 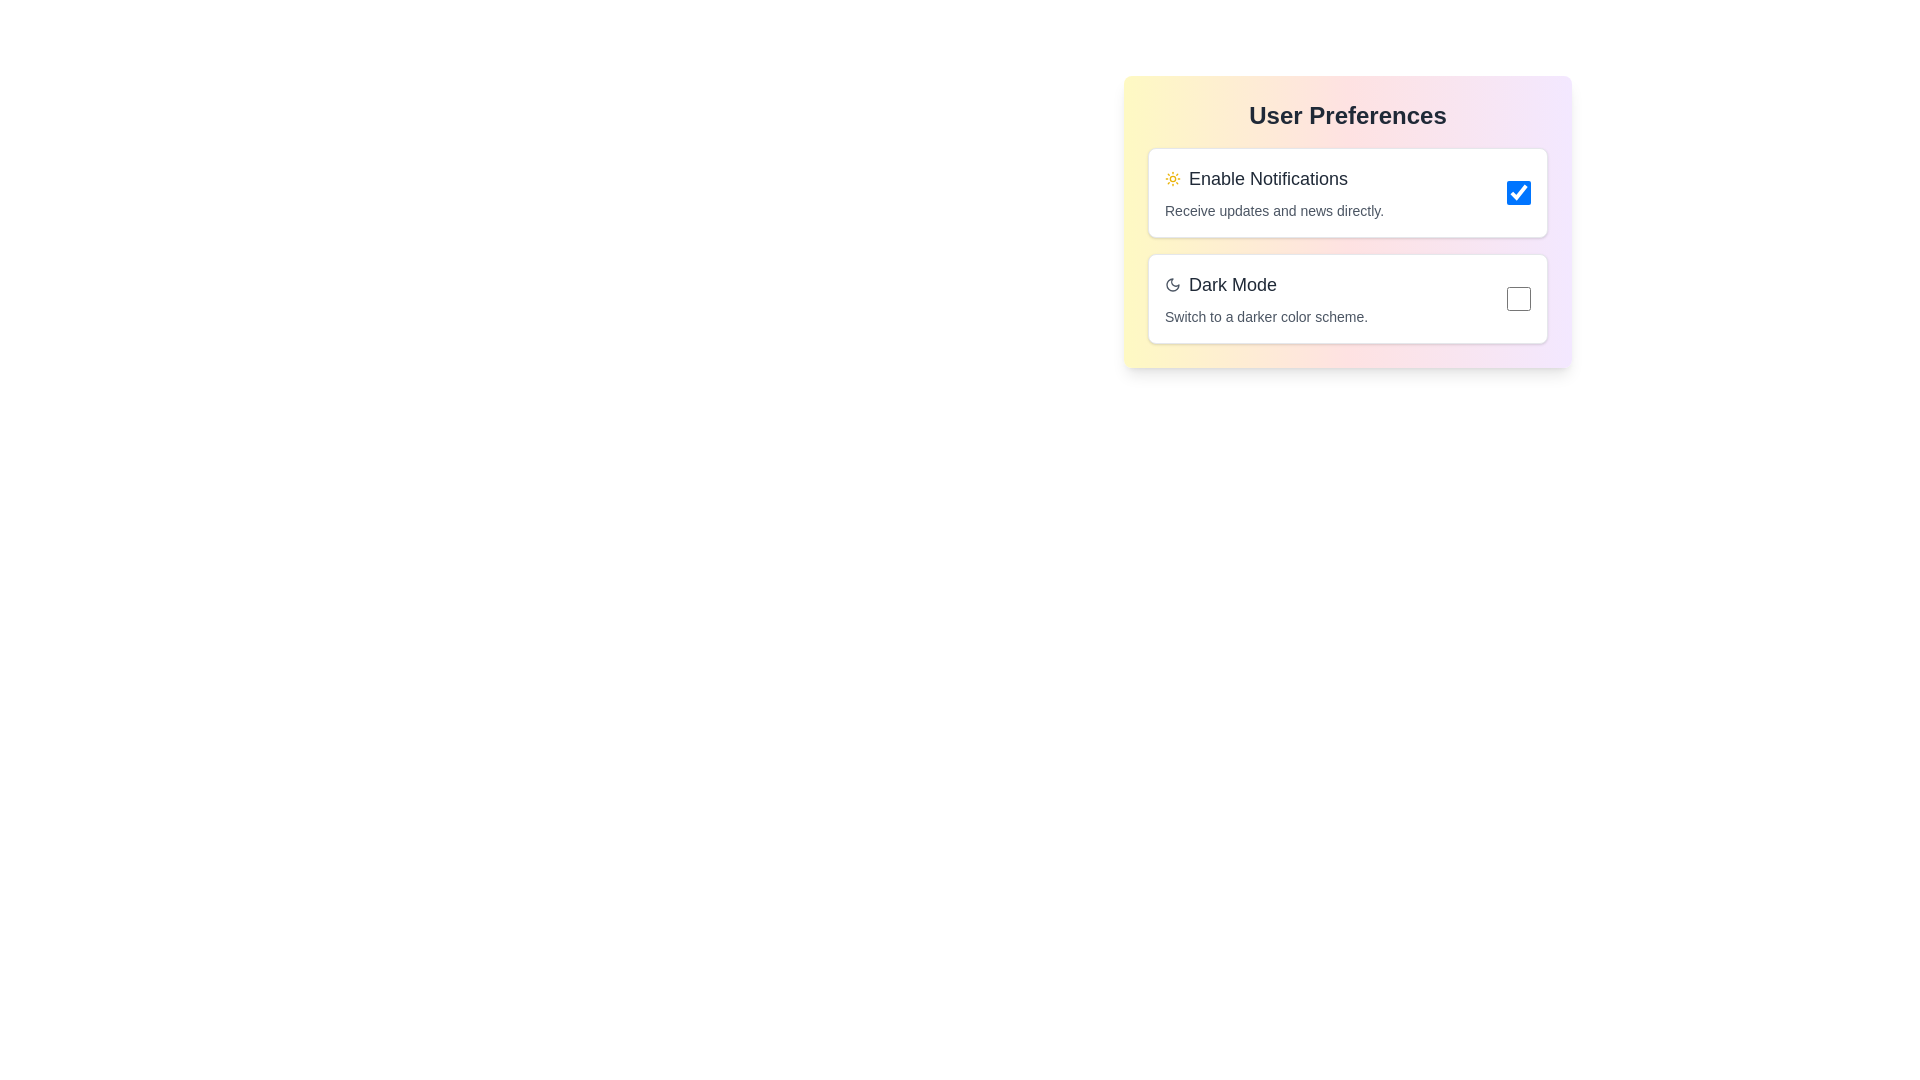 What do you see at coordinates (1348, 115) in the screenshot?
I see `the prominently displayed text label 'User Preferences', which is styled in a bold and large font with a dark gray color, located at the top of a card-like component with a gradient background` at bounding box center [1348, 115].